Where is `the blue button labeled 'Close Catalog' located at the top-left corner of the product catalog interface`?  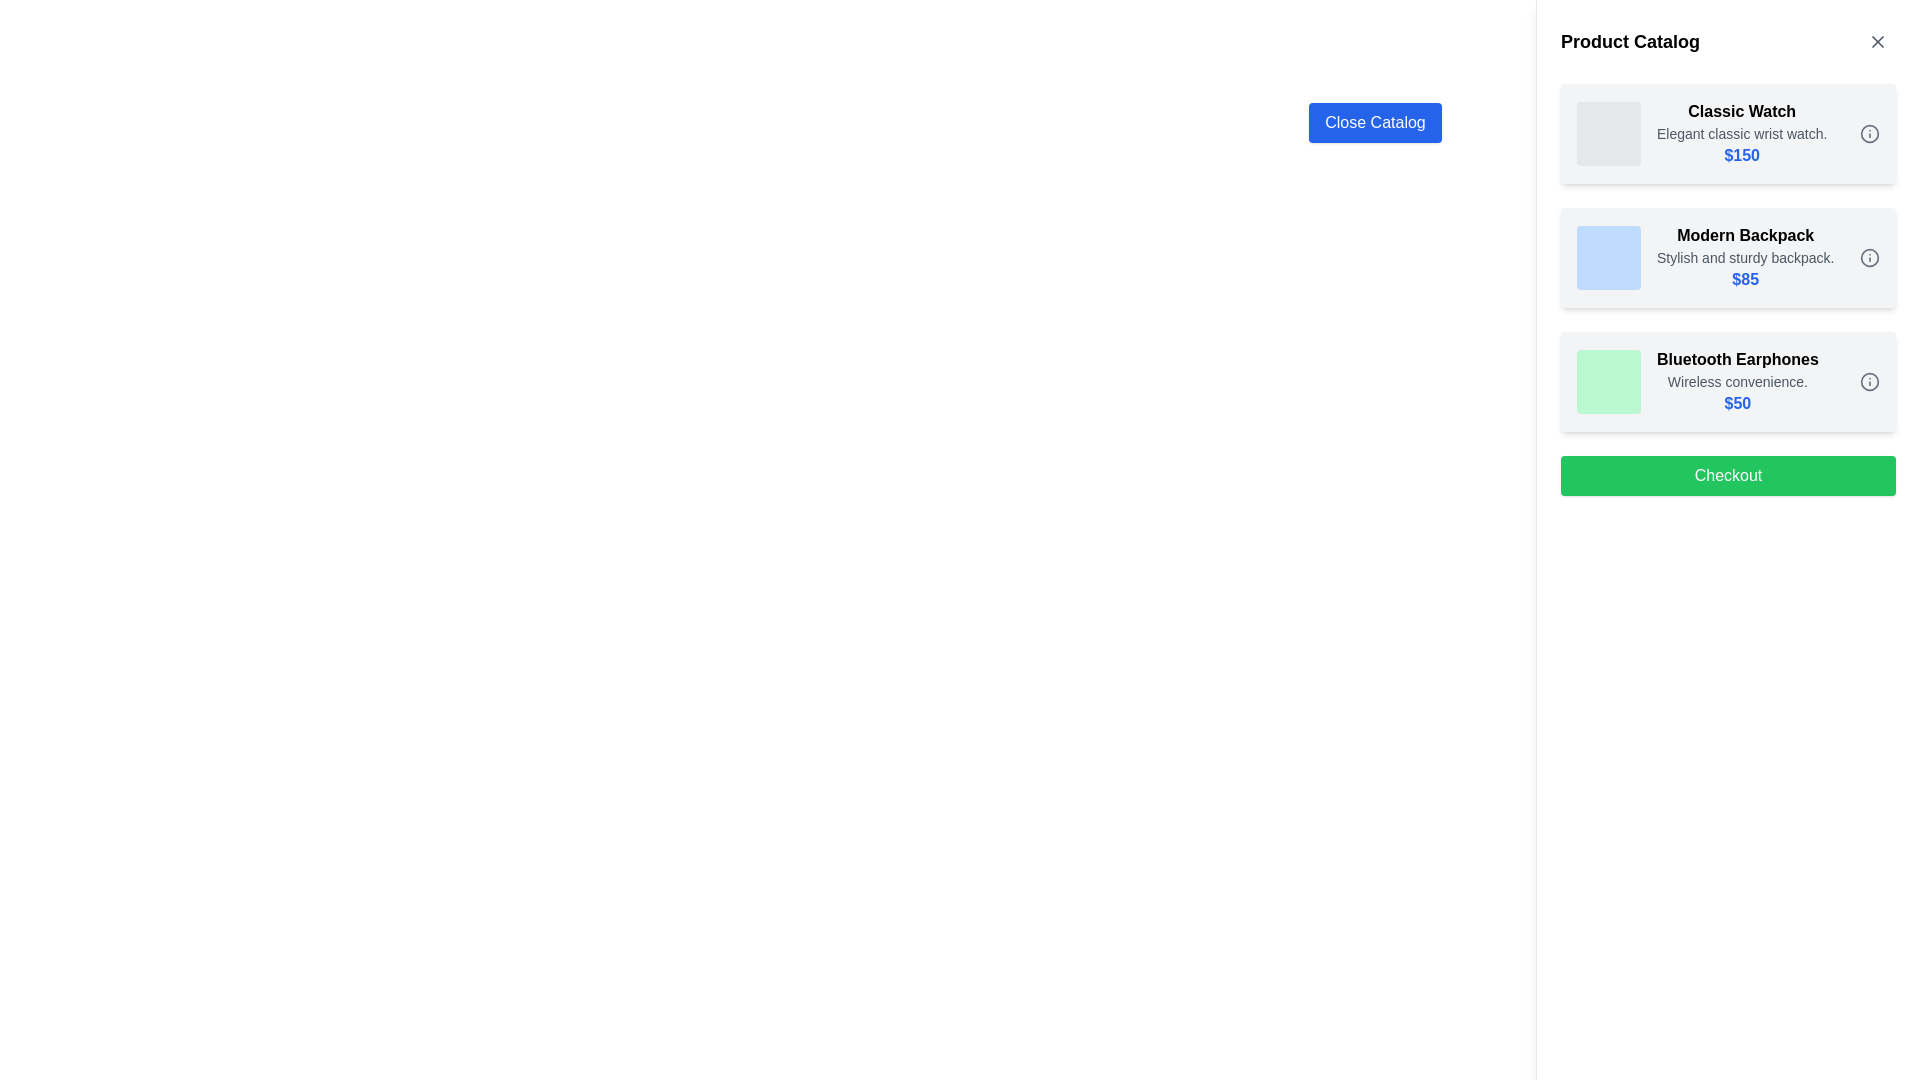
the blue button labeled 'Close Catalog' located at the top-left corner of the product catalog interface is located at coordinates (1374, 123).